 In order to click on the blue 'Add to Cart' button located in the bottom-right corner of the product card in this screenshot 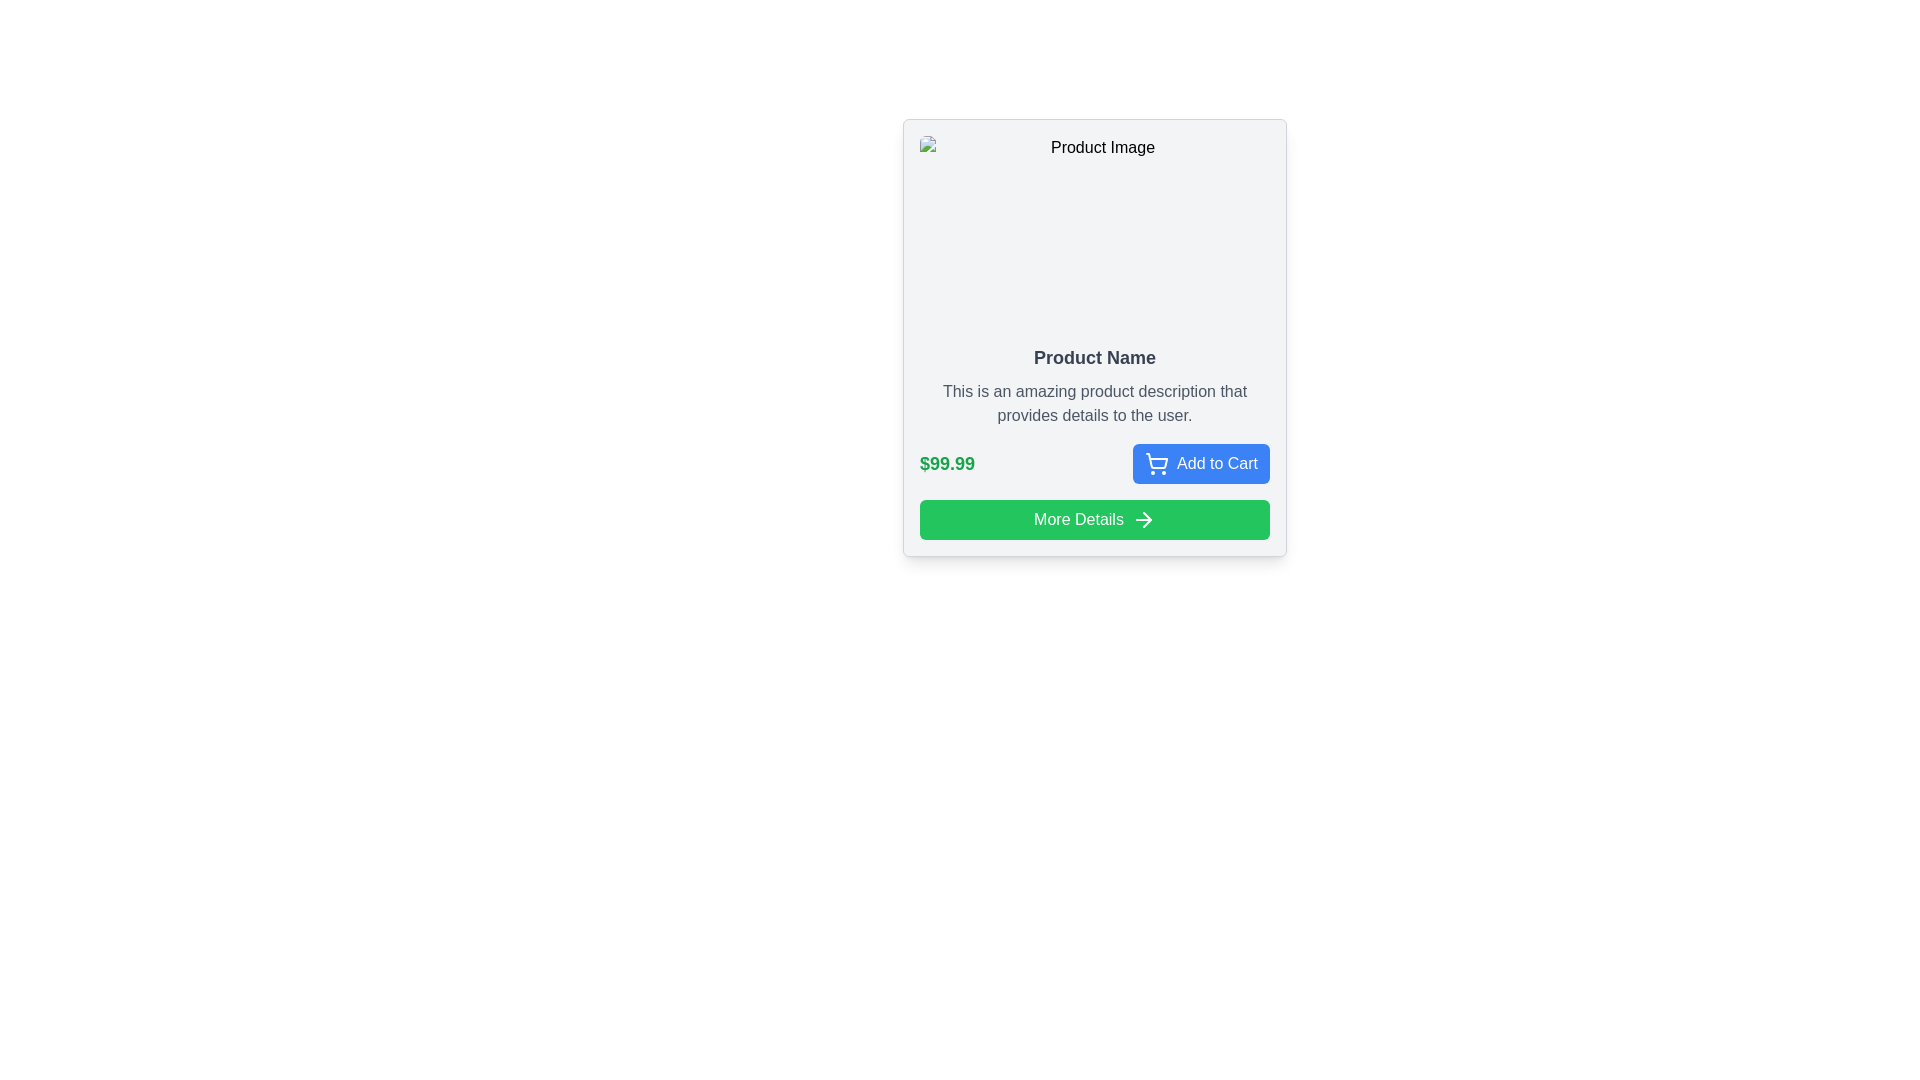, I will do `click(1200, 463)`.